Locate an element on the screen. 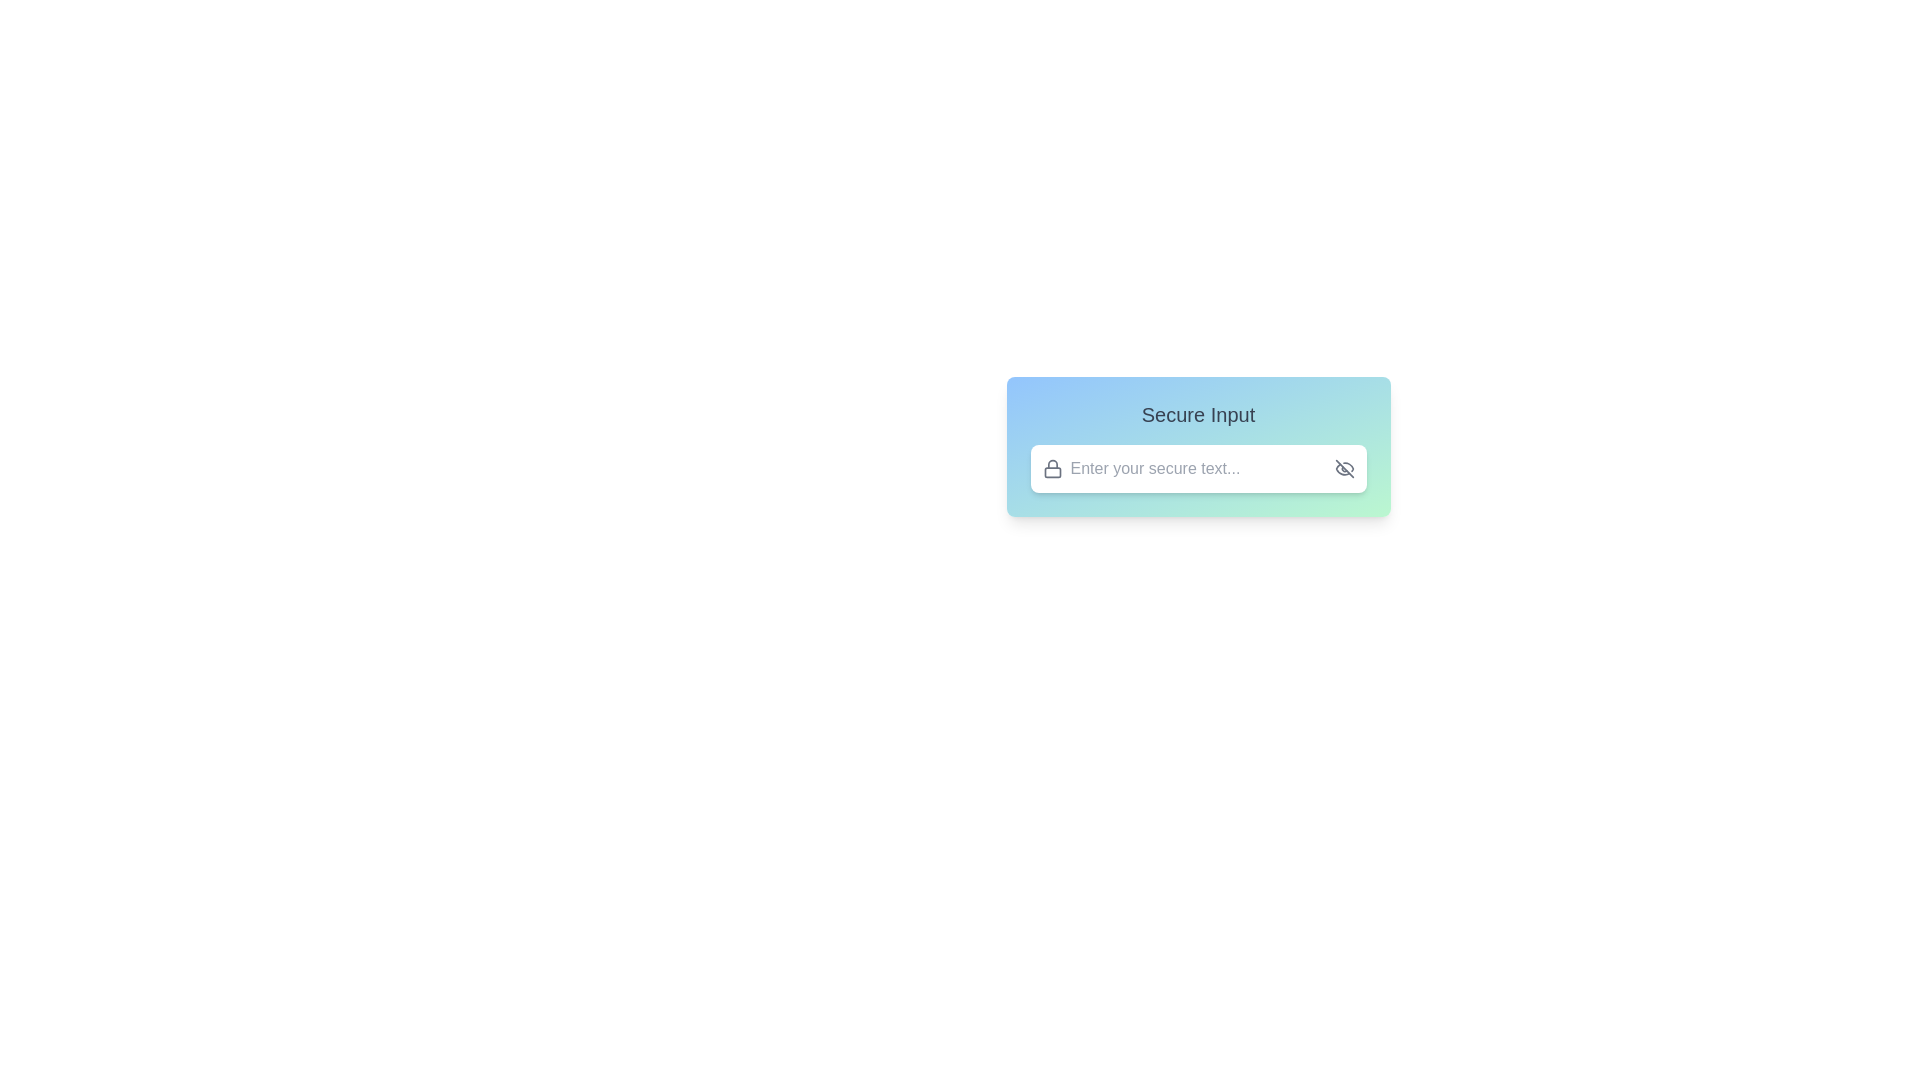  the lock-shaped icon with a thin, rounded outline located to the left of the password input field in the upper-left segment of the text entry box is located at coordinates (1051, 469).